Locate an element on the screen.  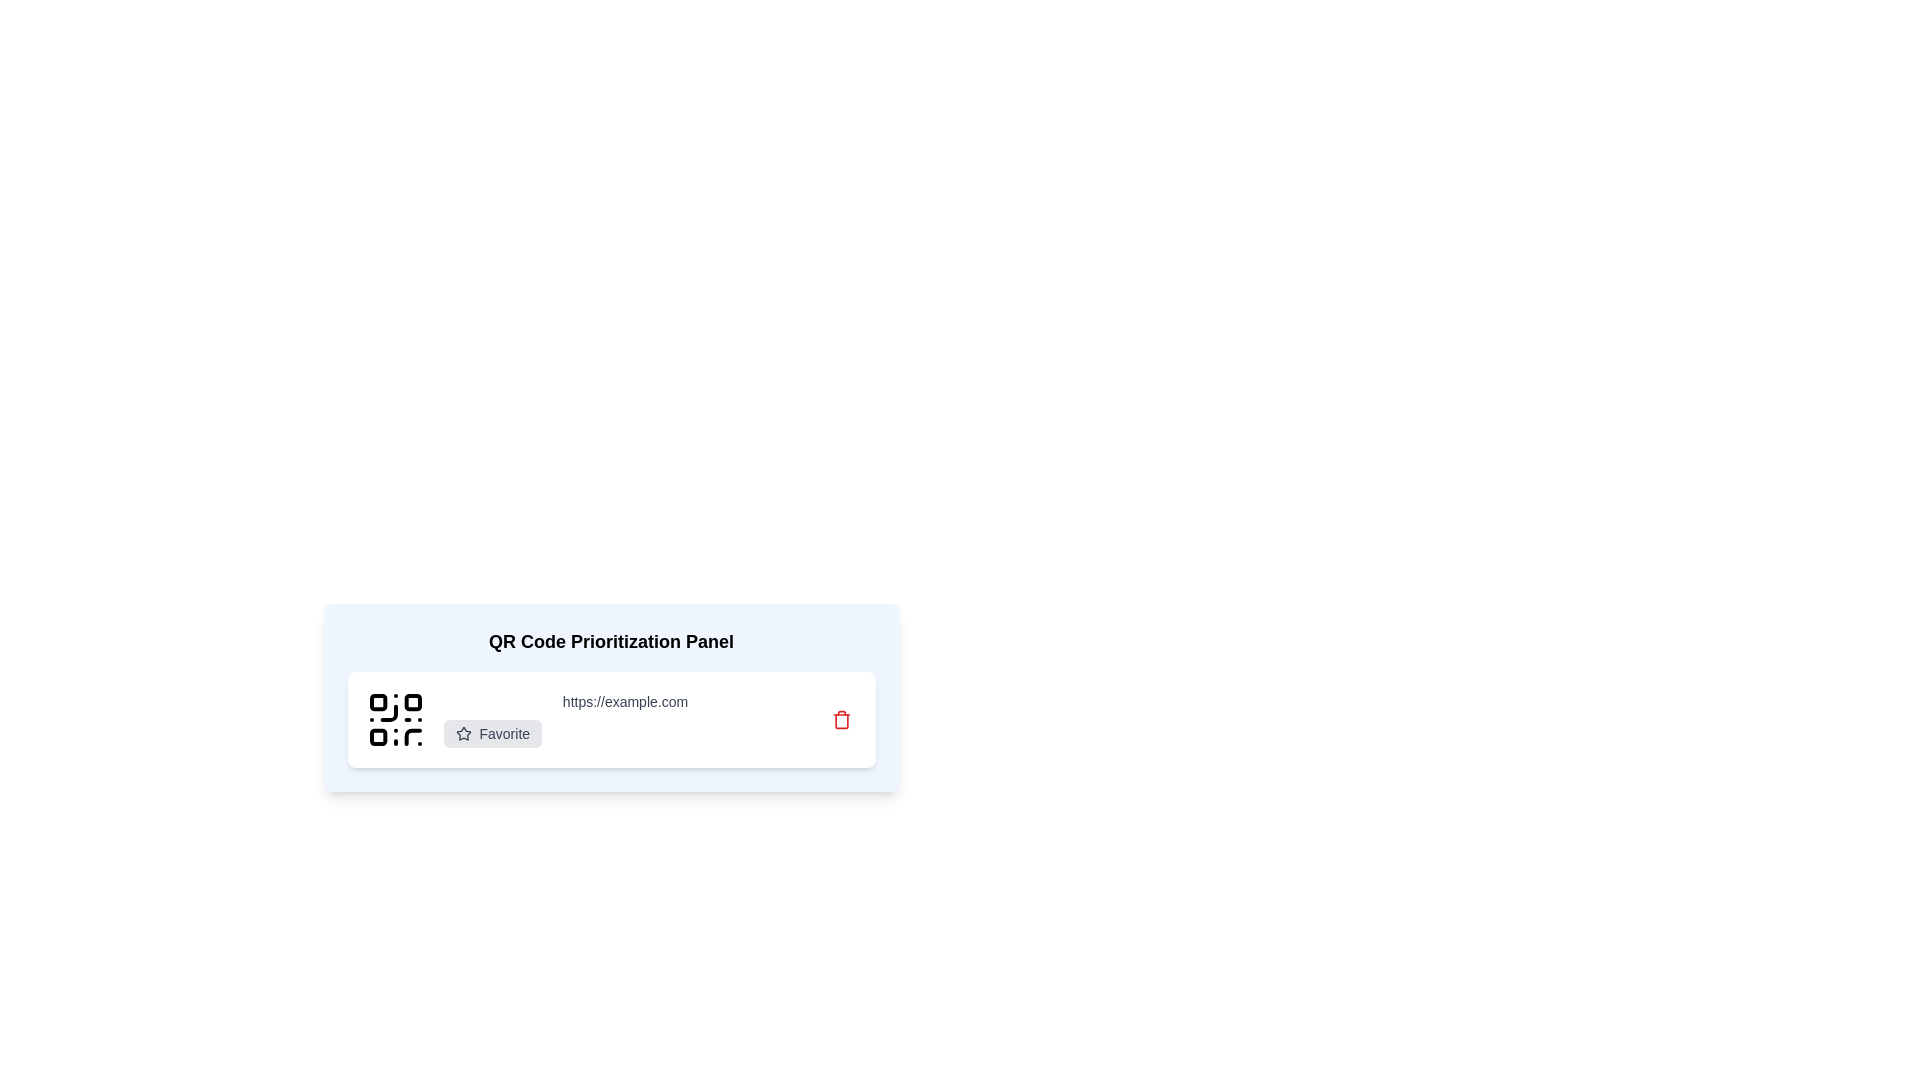
the text link displaying 'https://example.com' is located at coordinates (624, 701).